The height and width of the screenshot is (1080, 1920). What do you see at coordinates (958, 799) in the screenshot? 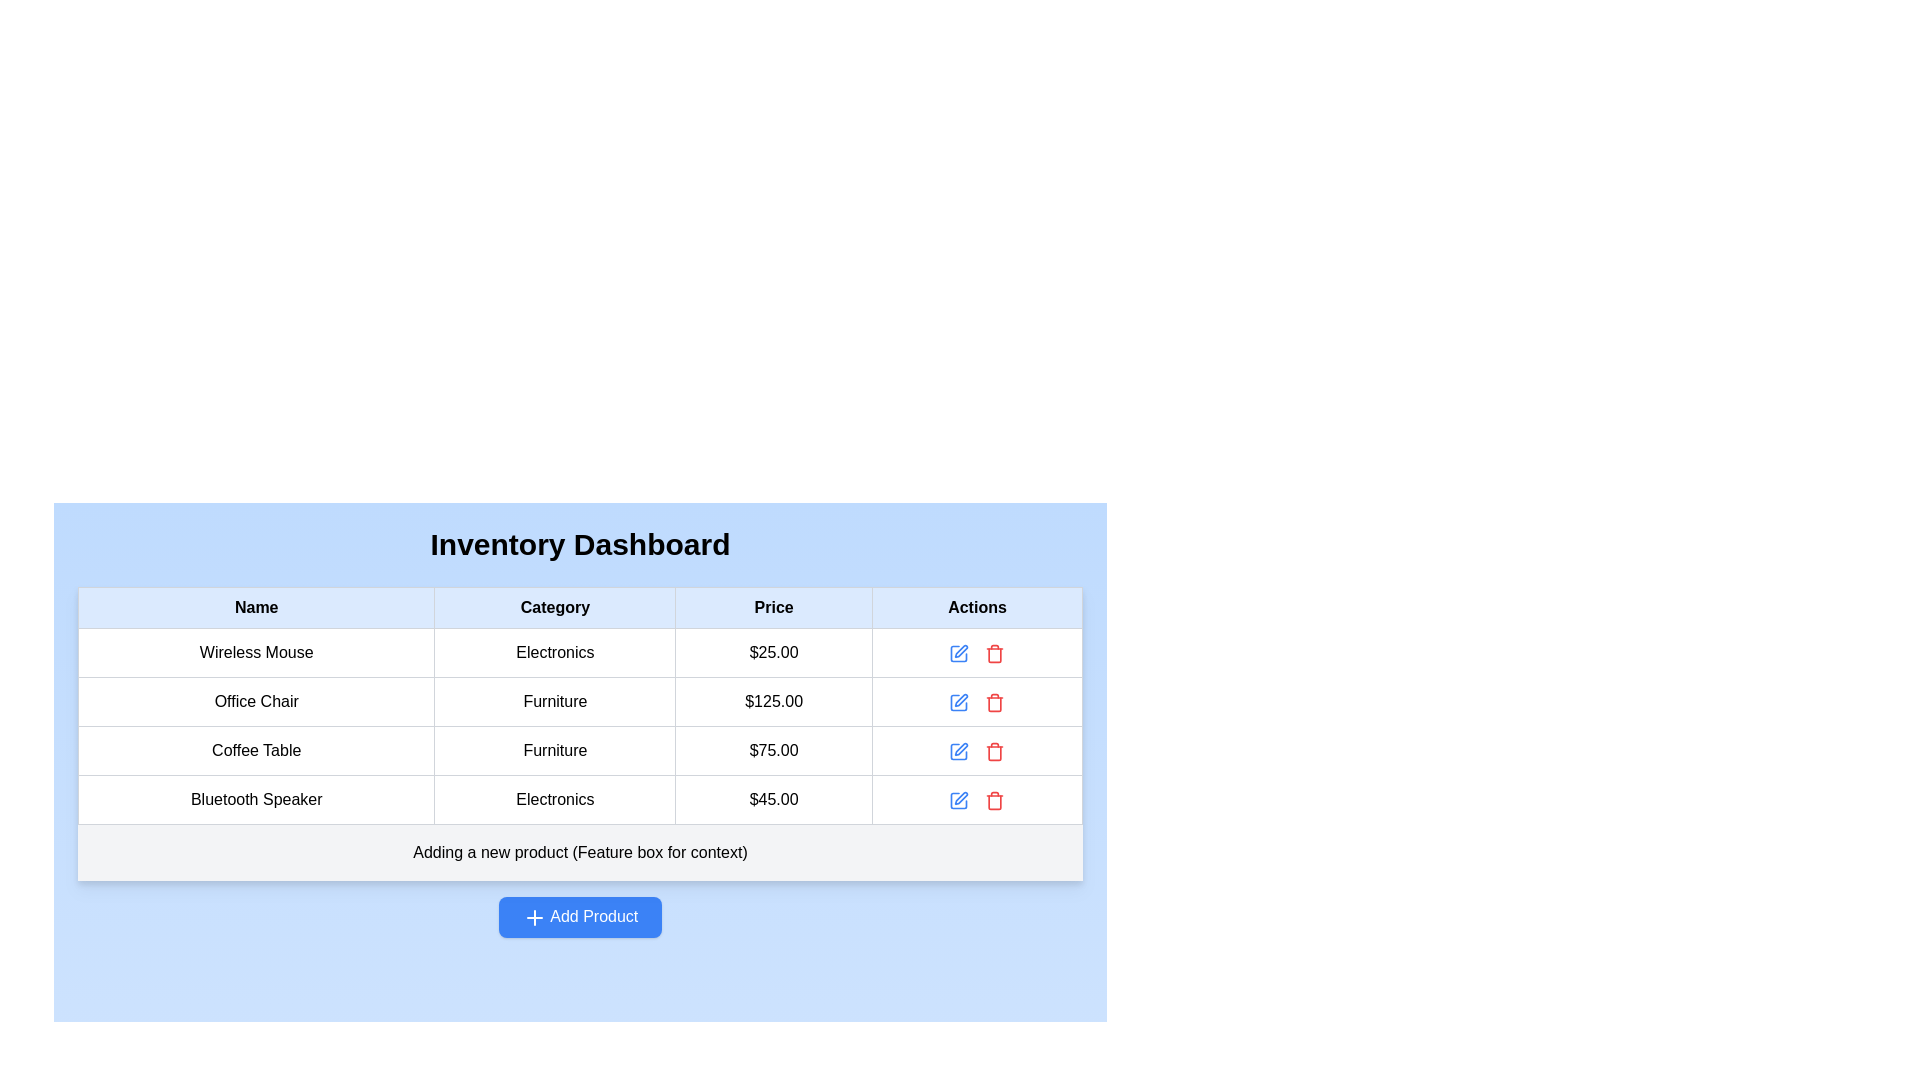
I see `the 'Edit' icon in the 'Actions' column of the fourth row for the 'Bluetooth Speaker' entry to initiate the edit action` at bounding box center [958, 799].